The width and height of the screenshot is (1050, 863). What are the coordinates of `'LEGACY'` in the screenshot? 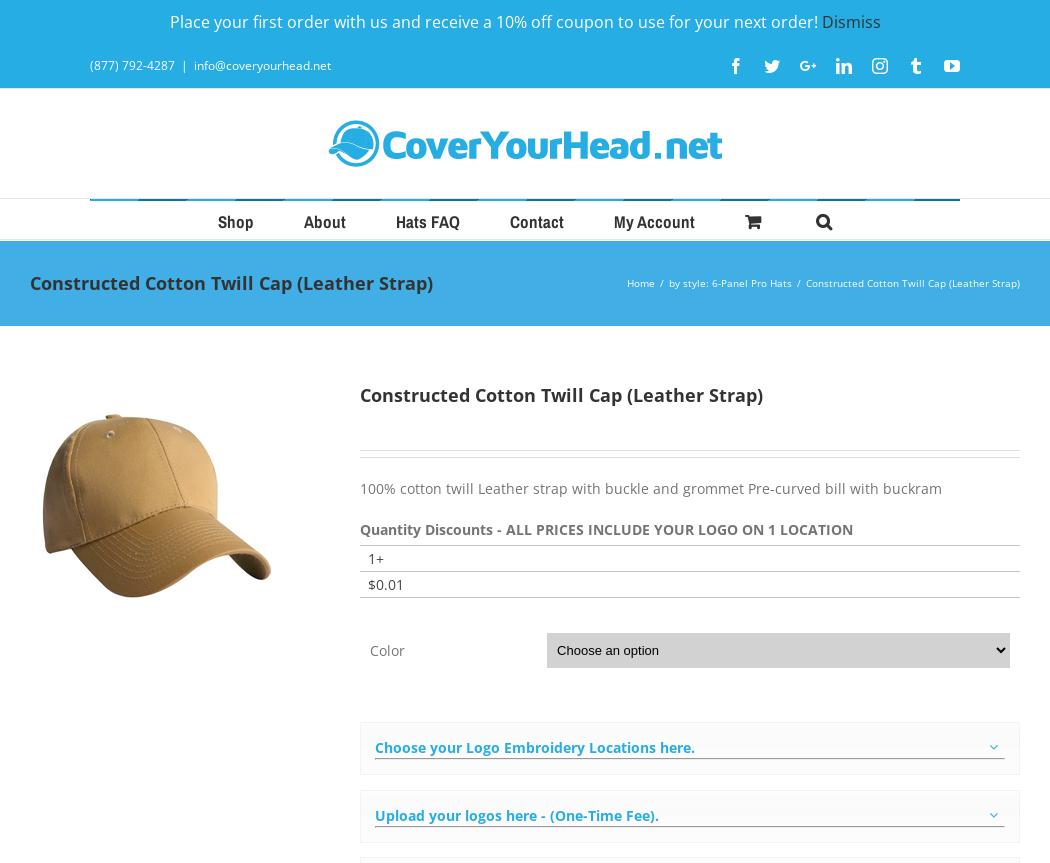 It's located at (442, 403).